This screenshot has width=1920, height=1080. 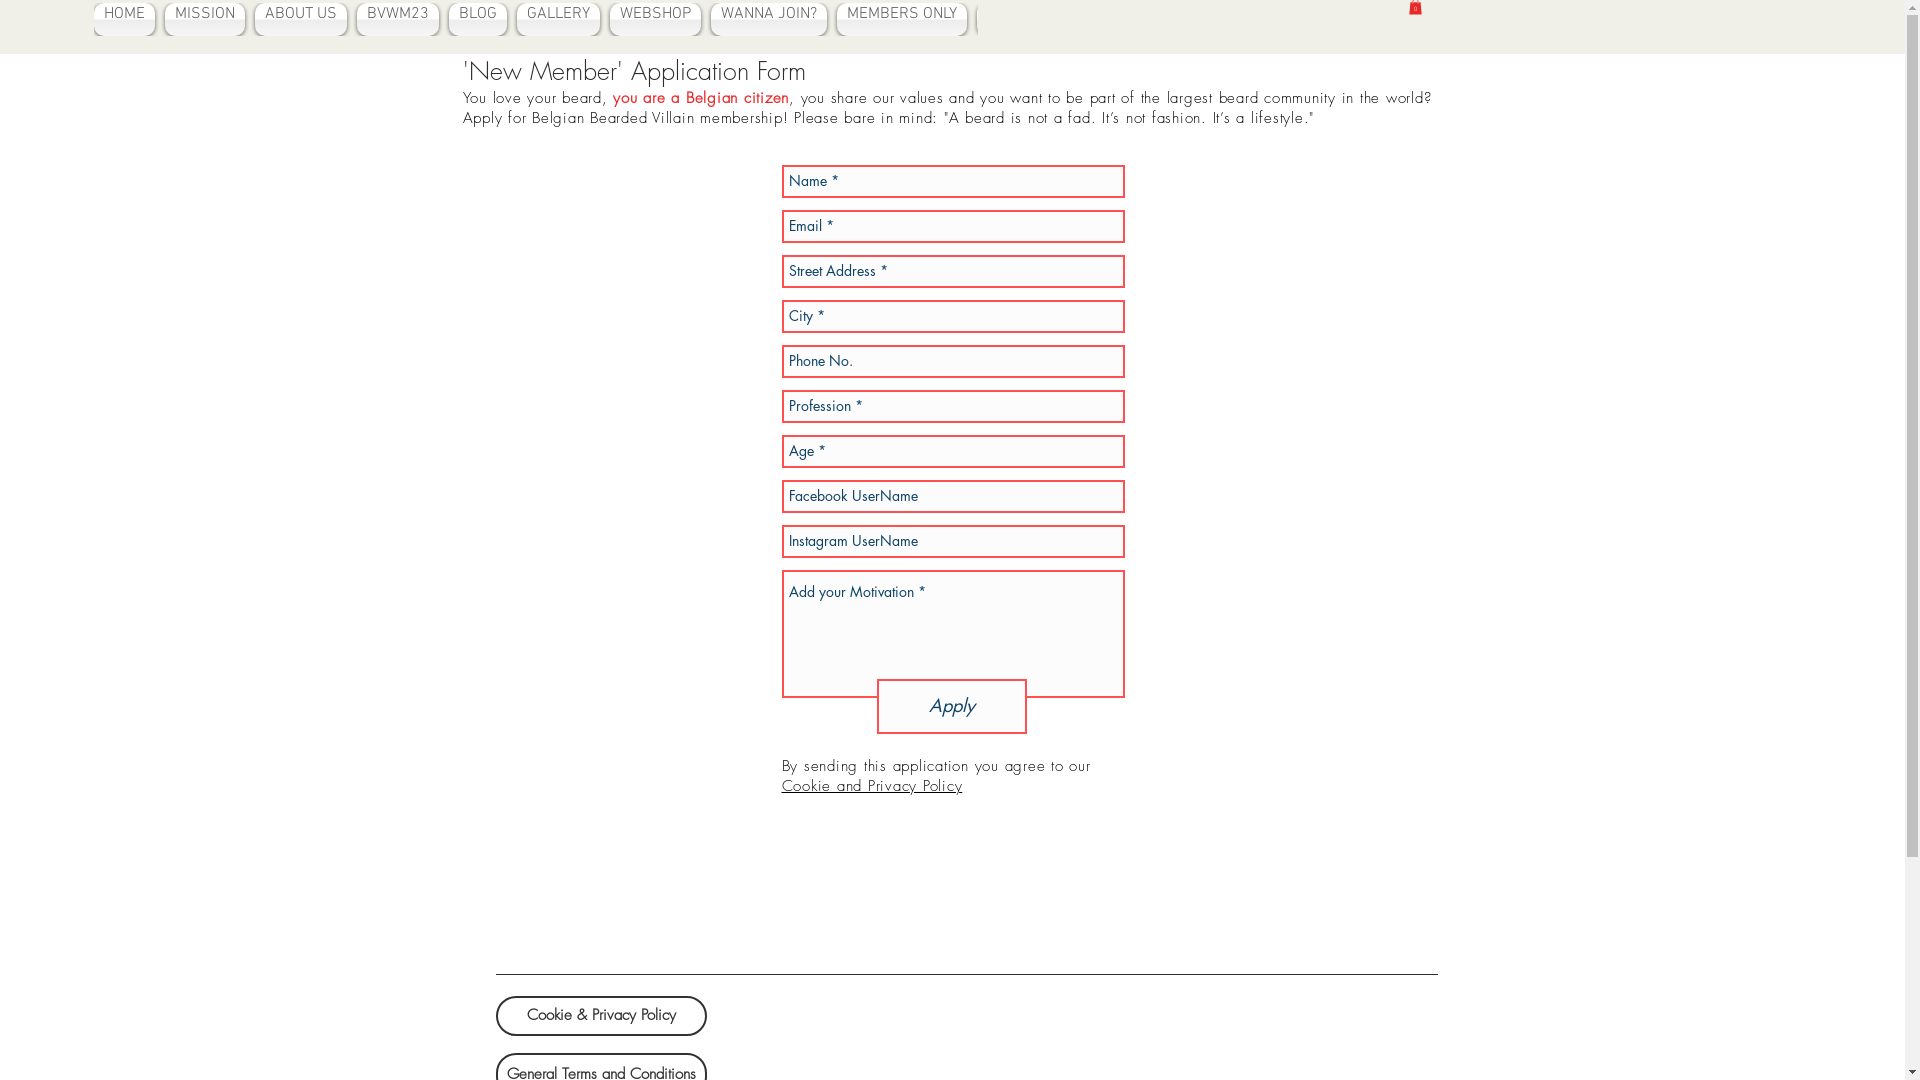 What do you see at coordinates (205, 19) in the screenshot?
I see `'MISSION'` at bounding box center [205, 19].